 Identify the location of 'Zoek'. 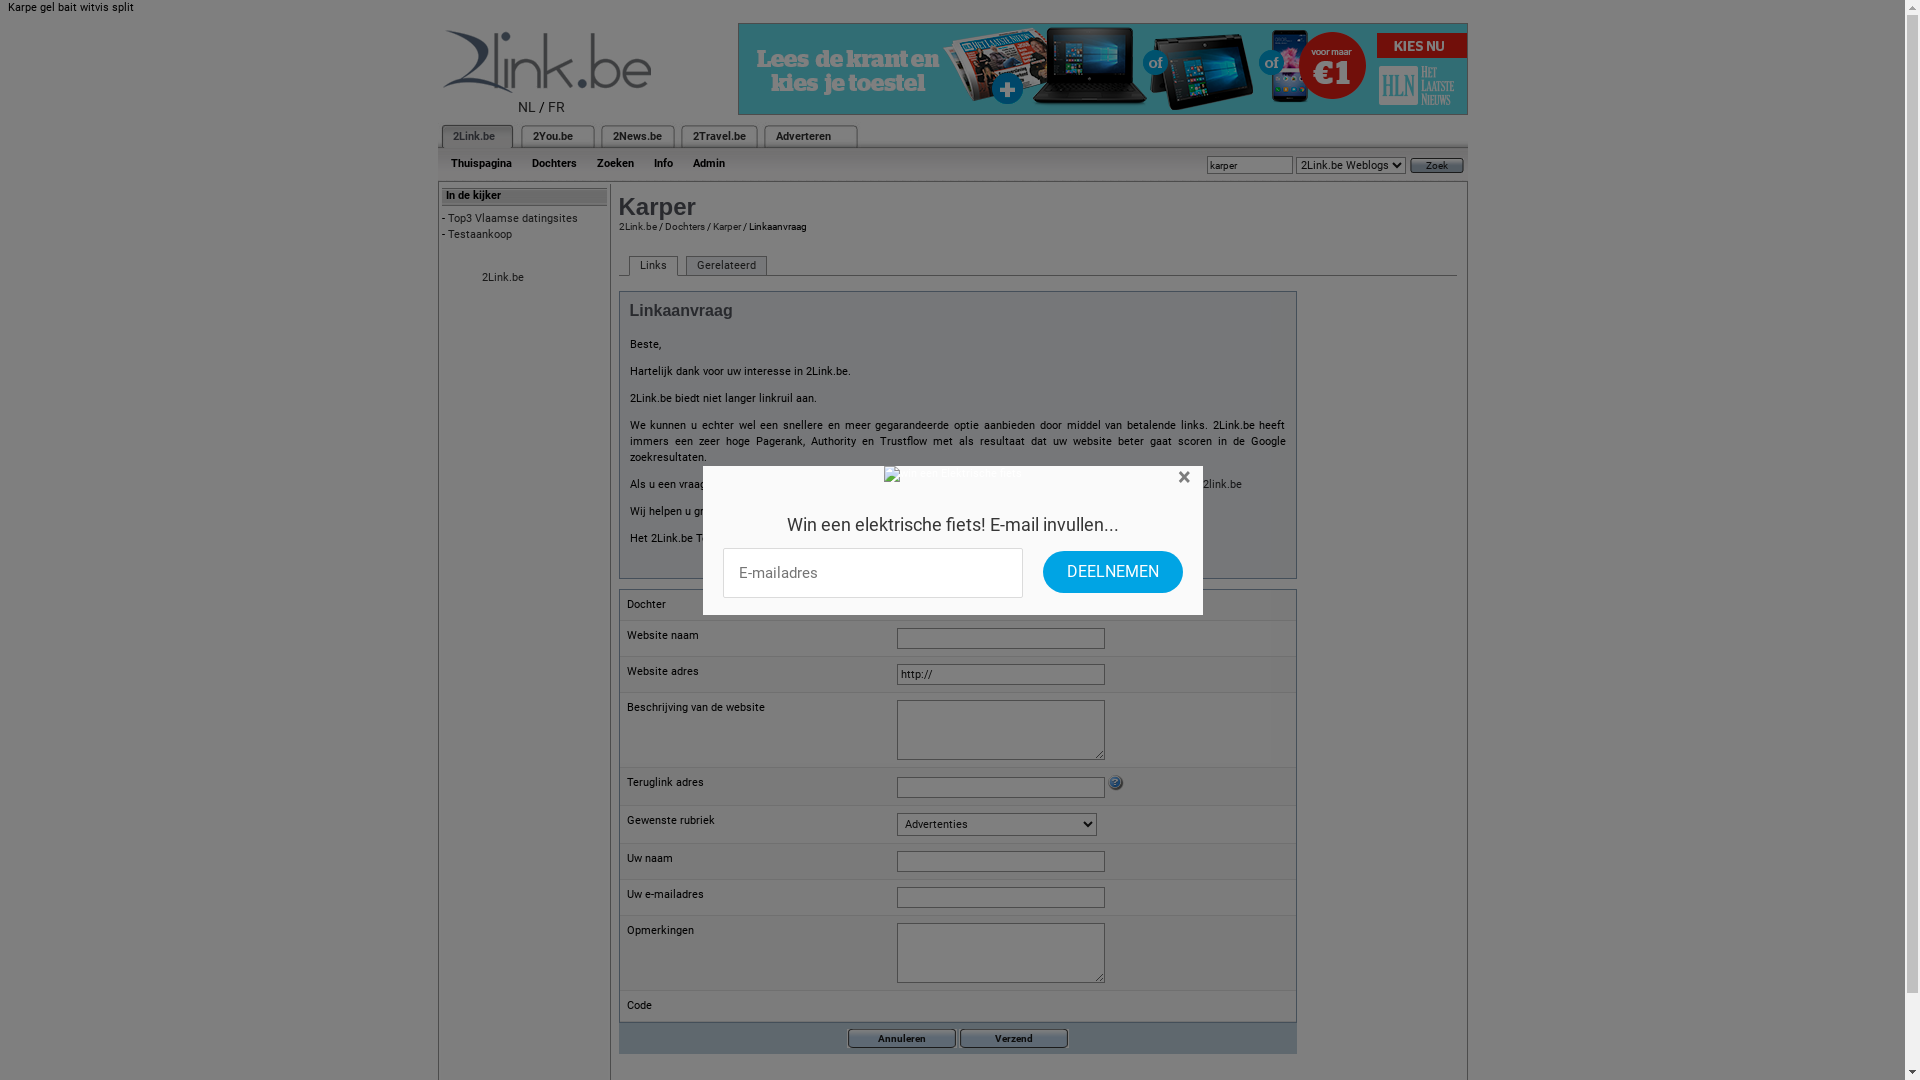
(1435, 164).